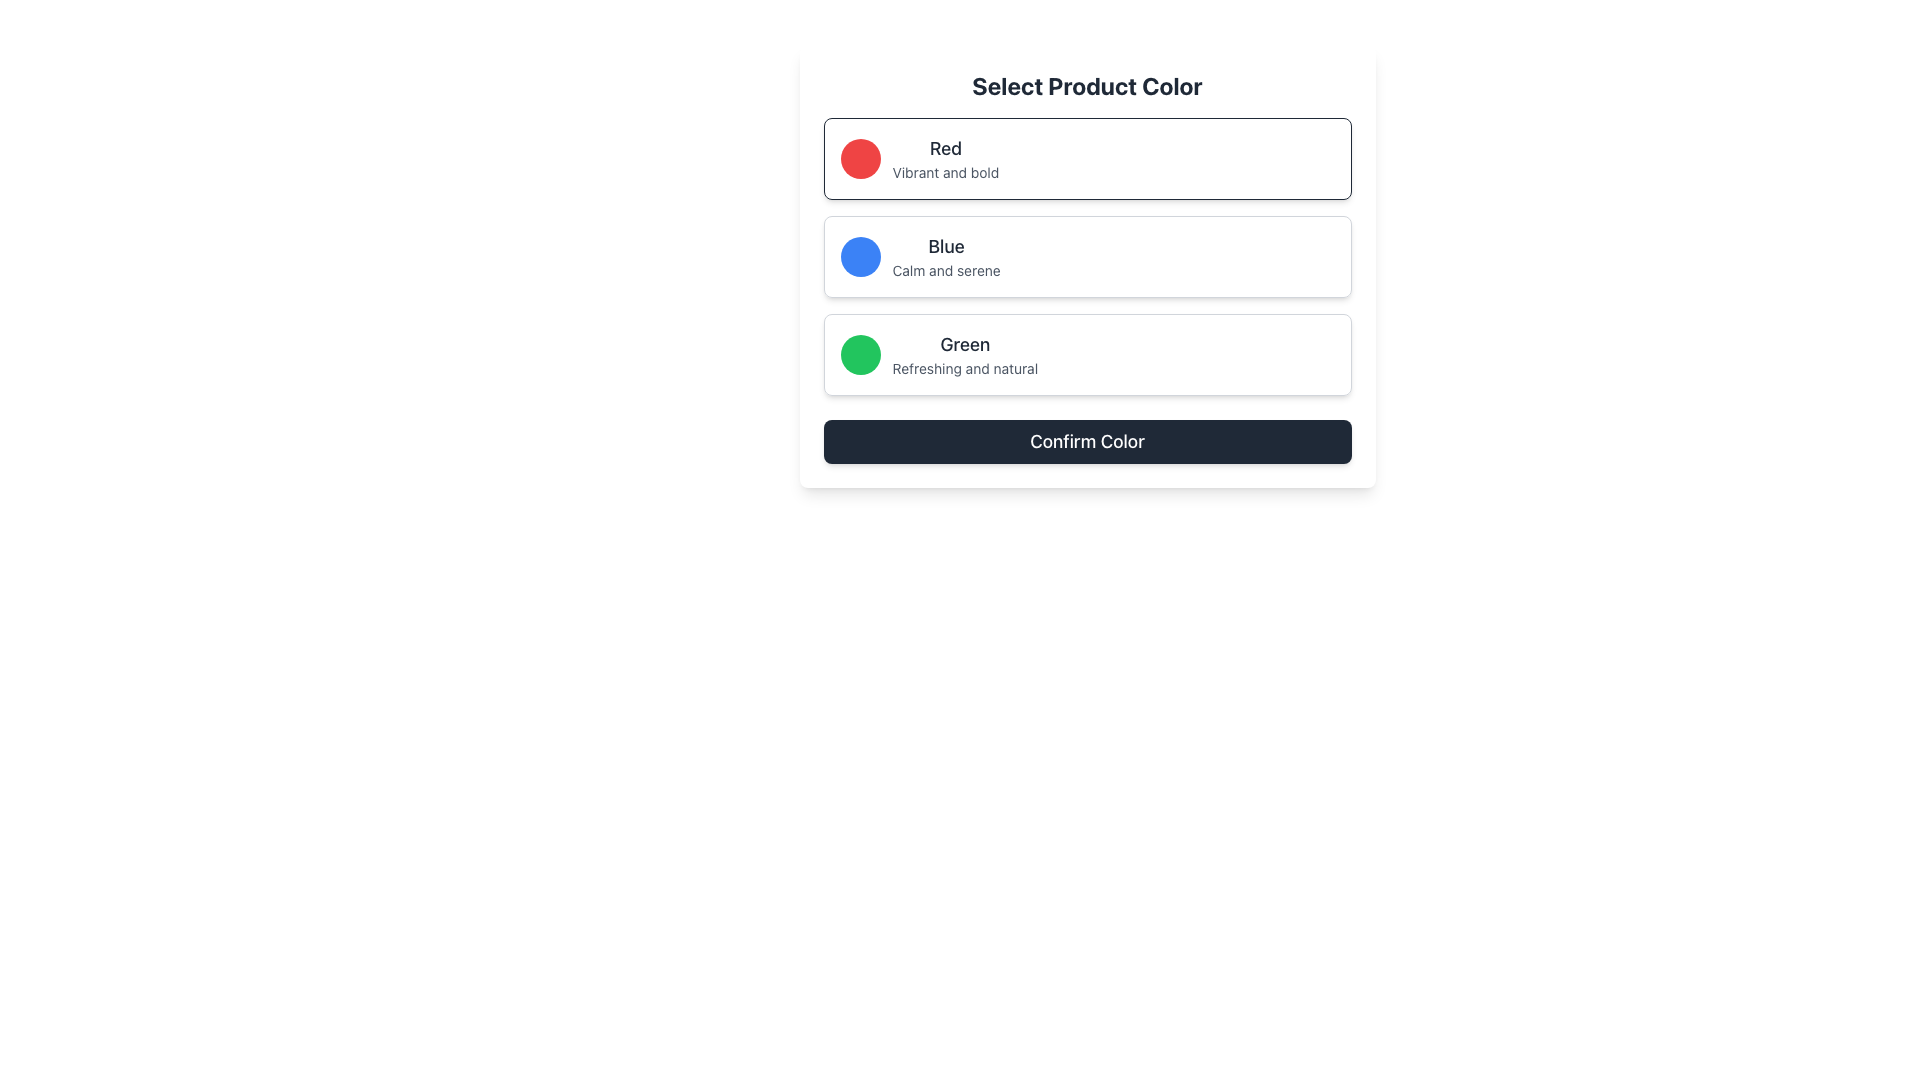 This screenshot has width=1920, height=1080. What do you see at coordinates (965, 369) in the screenshot?
I see `the descriptive text snippet reading 'Refreshing and natural', which is positioned directly beneath the bold title 'Green' in the third selectable color option column` at bounding box center [965, 369].